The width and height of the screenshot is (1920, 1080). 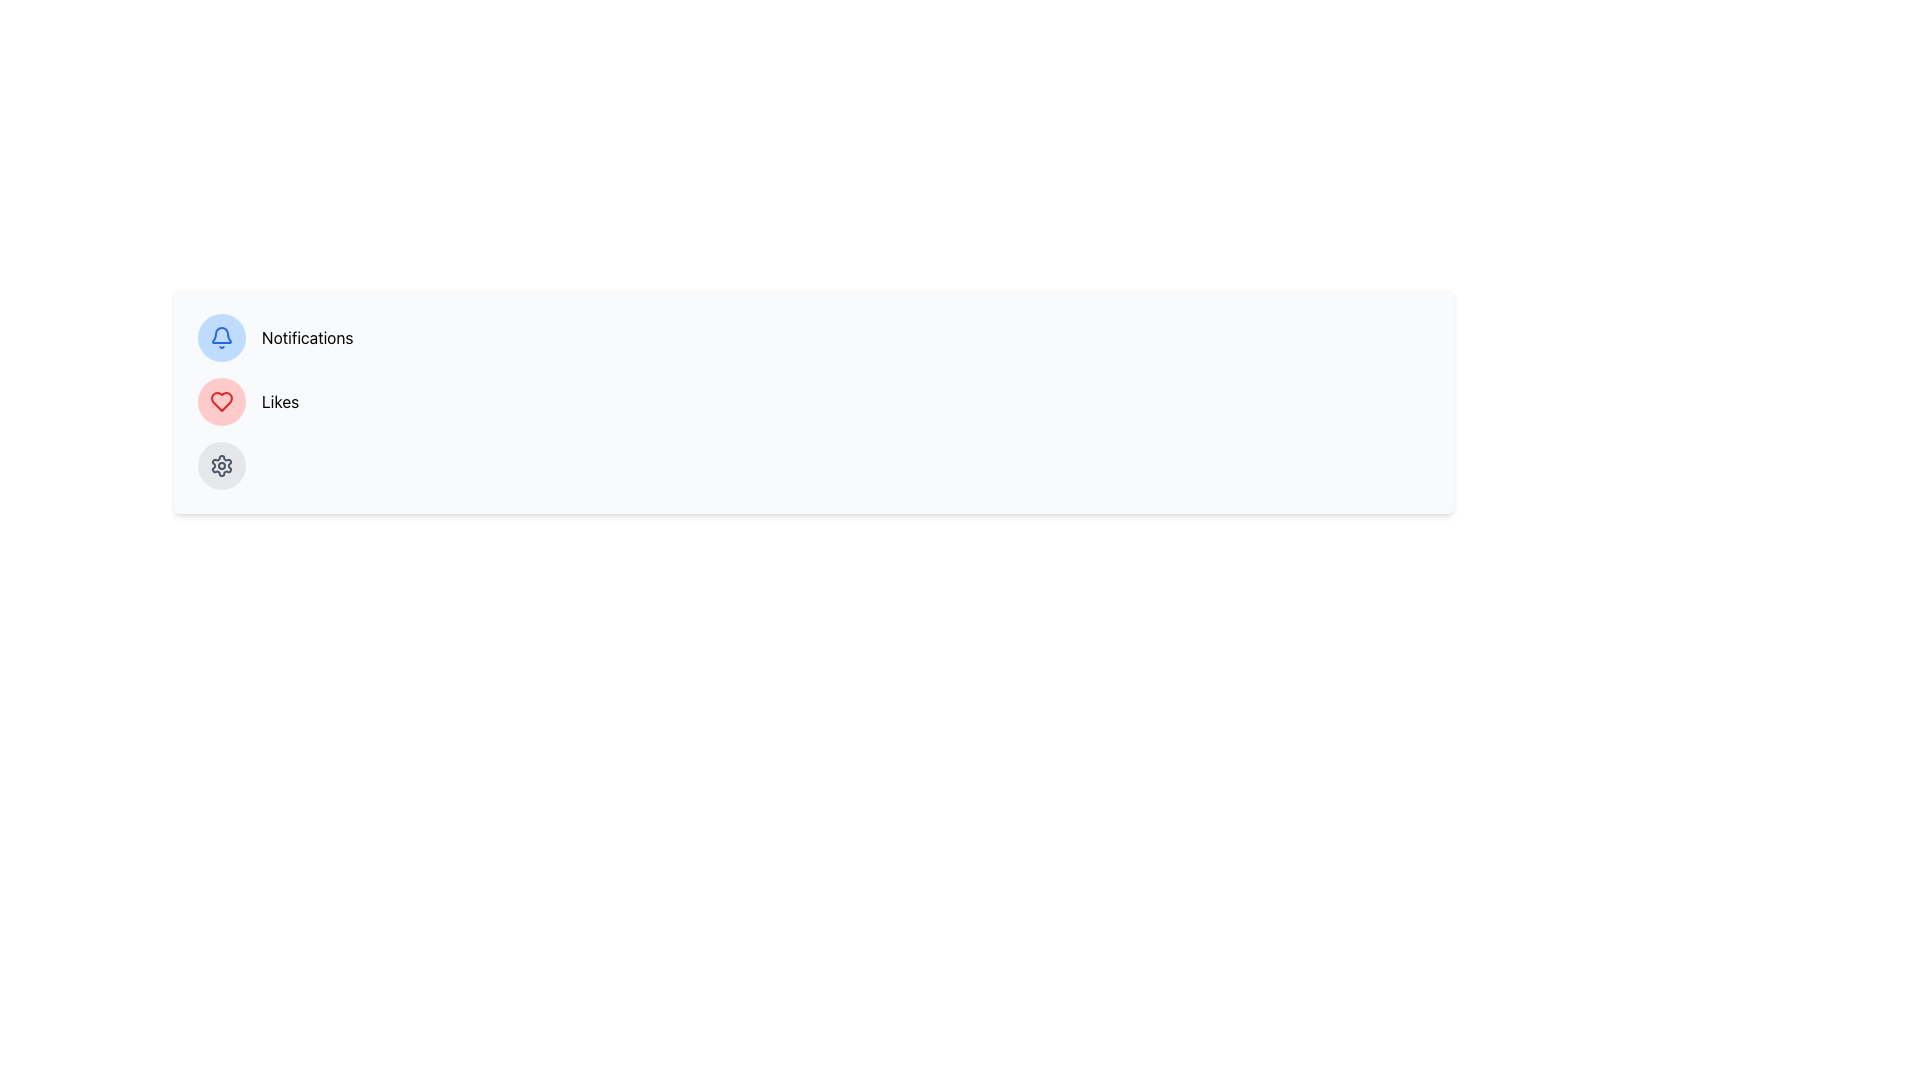 I want to click on the heart-shaped 'like' icon located, so click(x=221, y=401).